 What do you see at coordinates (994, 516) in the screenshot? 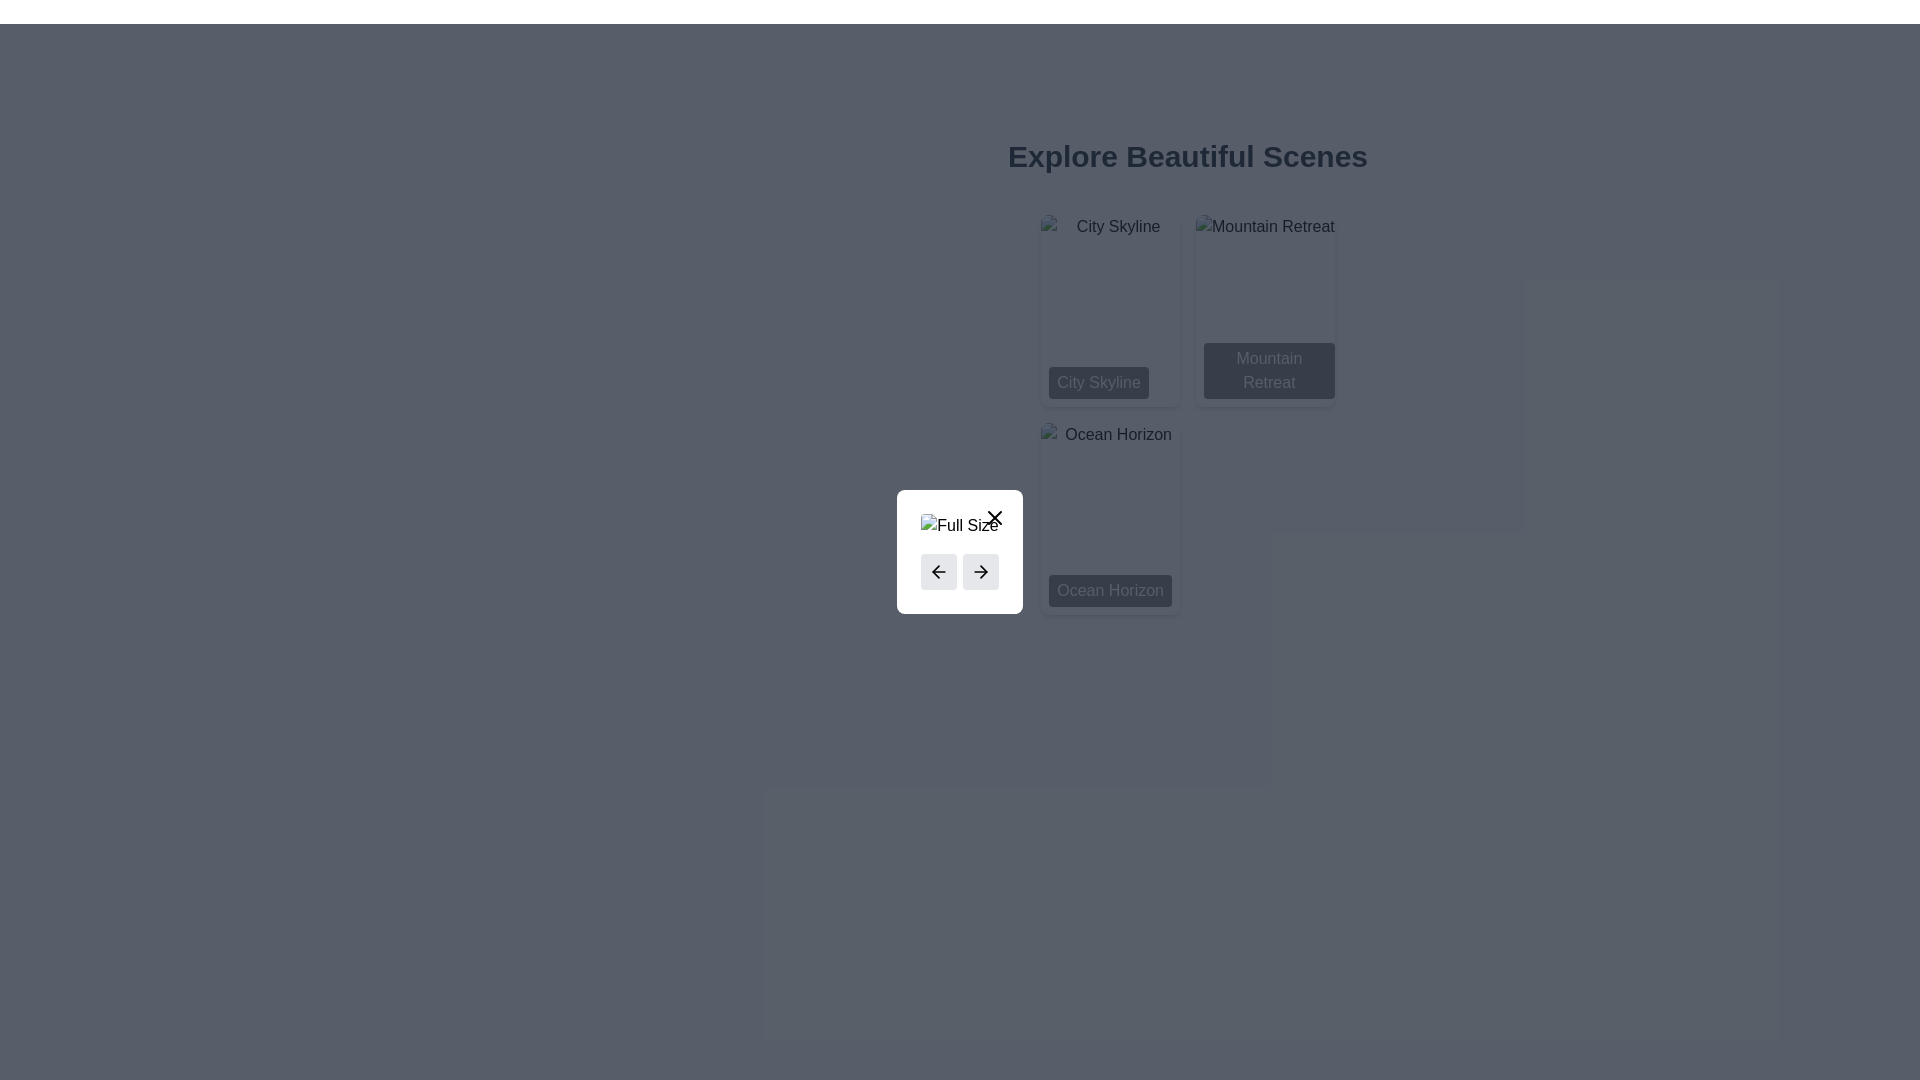
I see `the close button located at the top-right corner of the white rounded box` at bounding box center [994, 516].